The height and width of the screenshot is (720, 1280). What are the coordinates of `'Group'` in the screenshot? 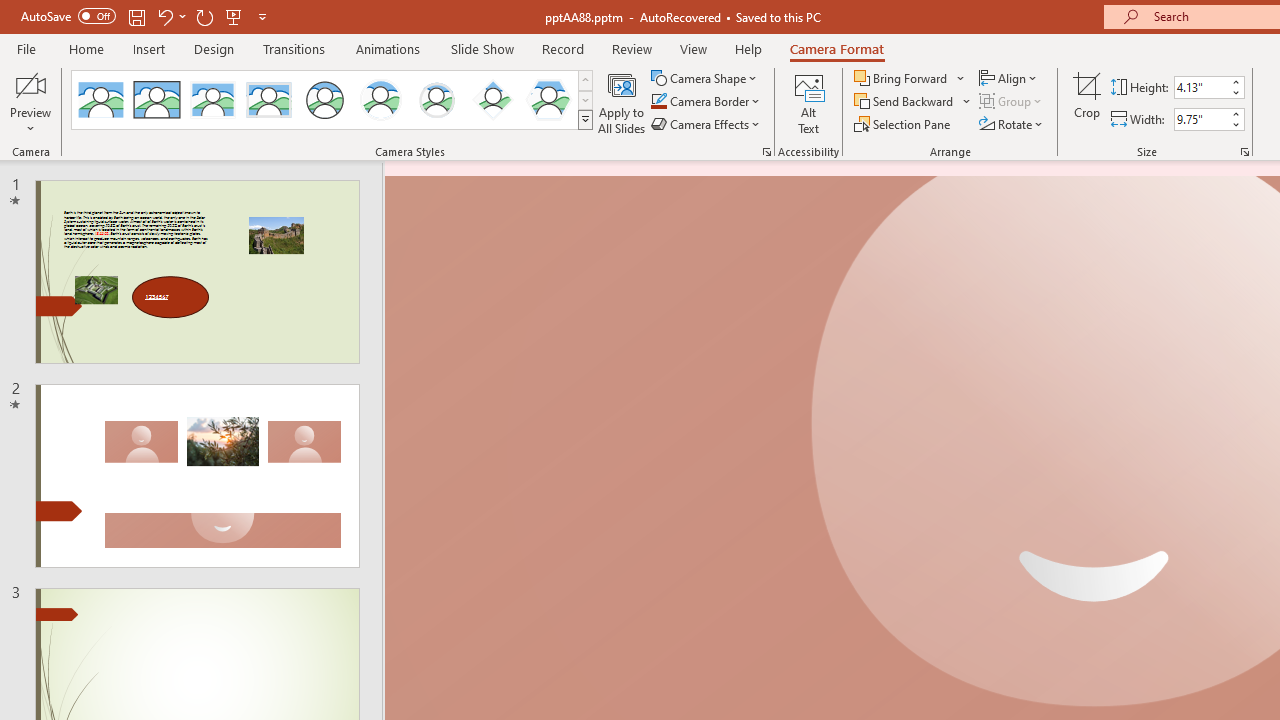 It's located at (1012, 101).